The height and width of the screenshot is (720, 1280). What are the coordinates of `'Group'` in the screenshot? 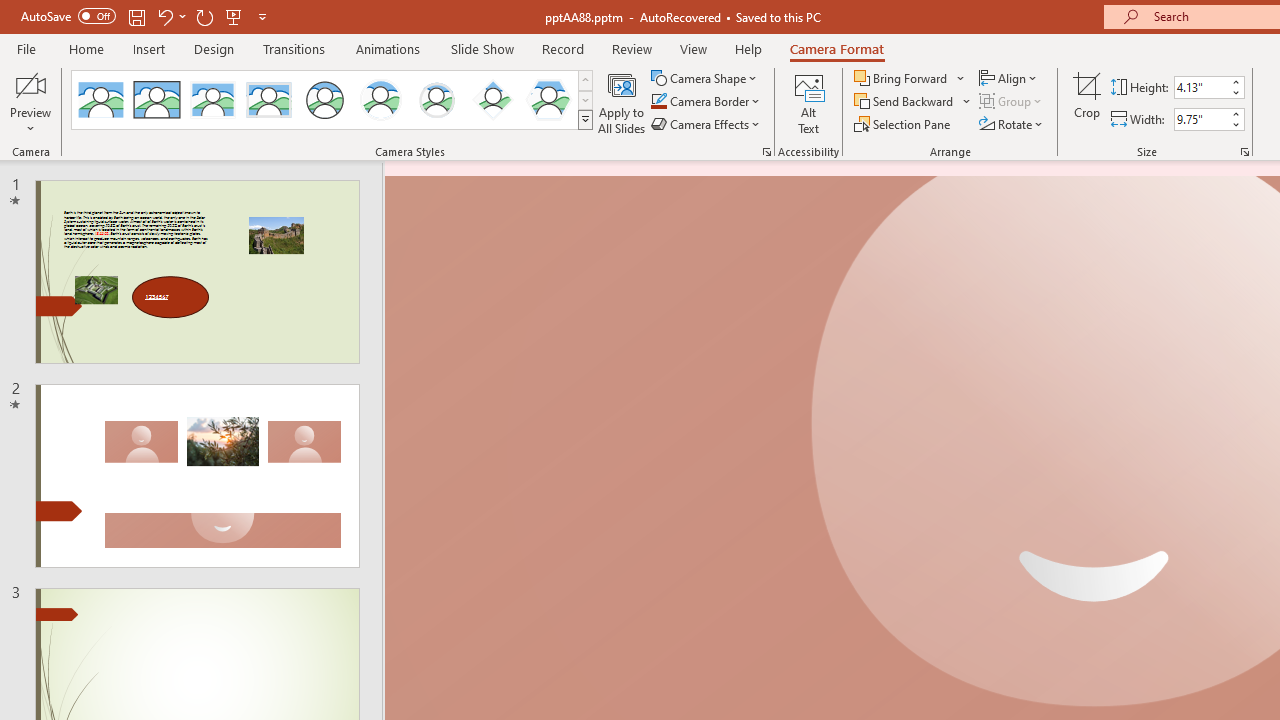 It's located at (1012, 101).